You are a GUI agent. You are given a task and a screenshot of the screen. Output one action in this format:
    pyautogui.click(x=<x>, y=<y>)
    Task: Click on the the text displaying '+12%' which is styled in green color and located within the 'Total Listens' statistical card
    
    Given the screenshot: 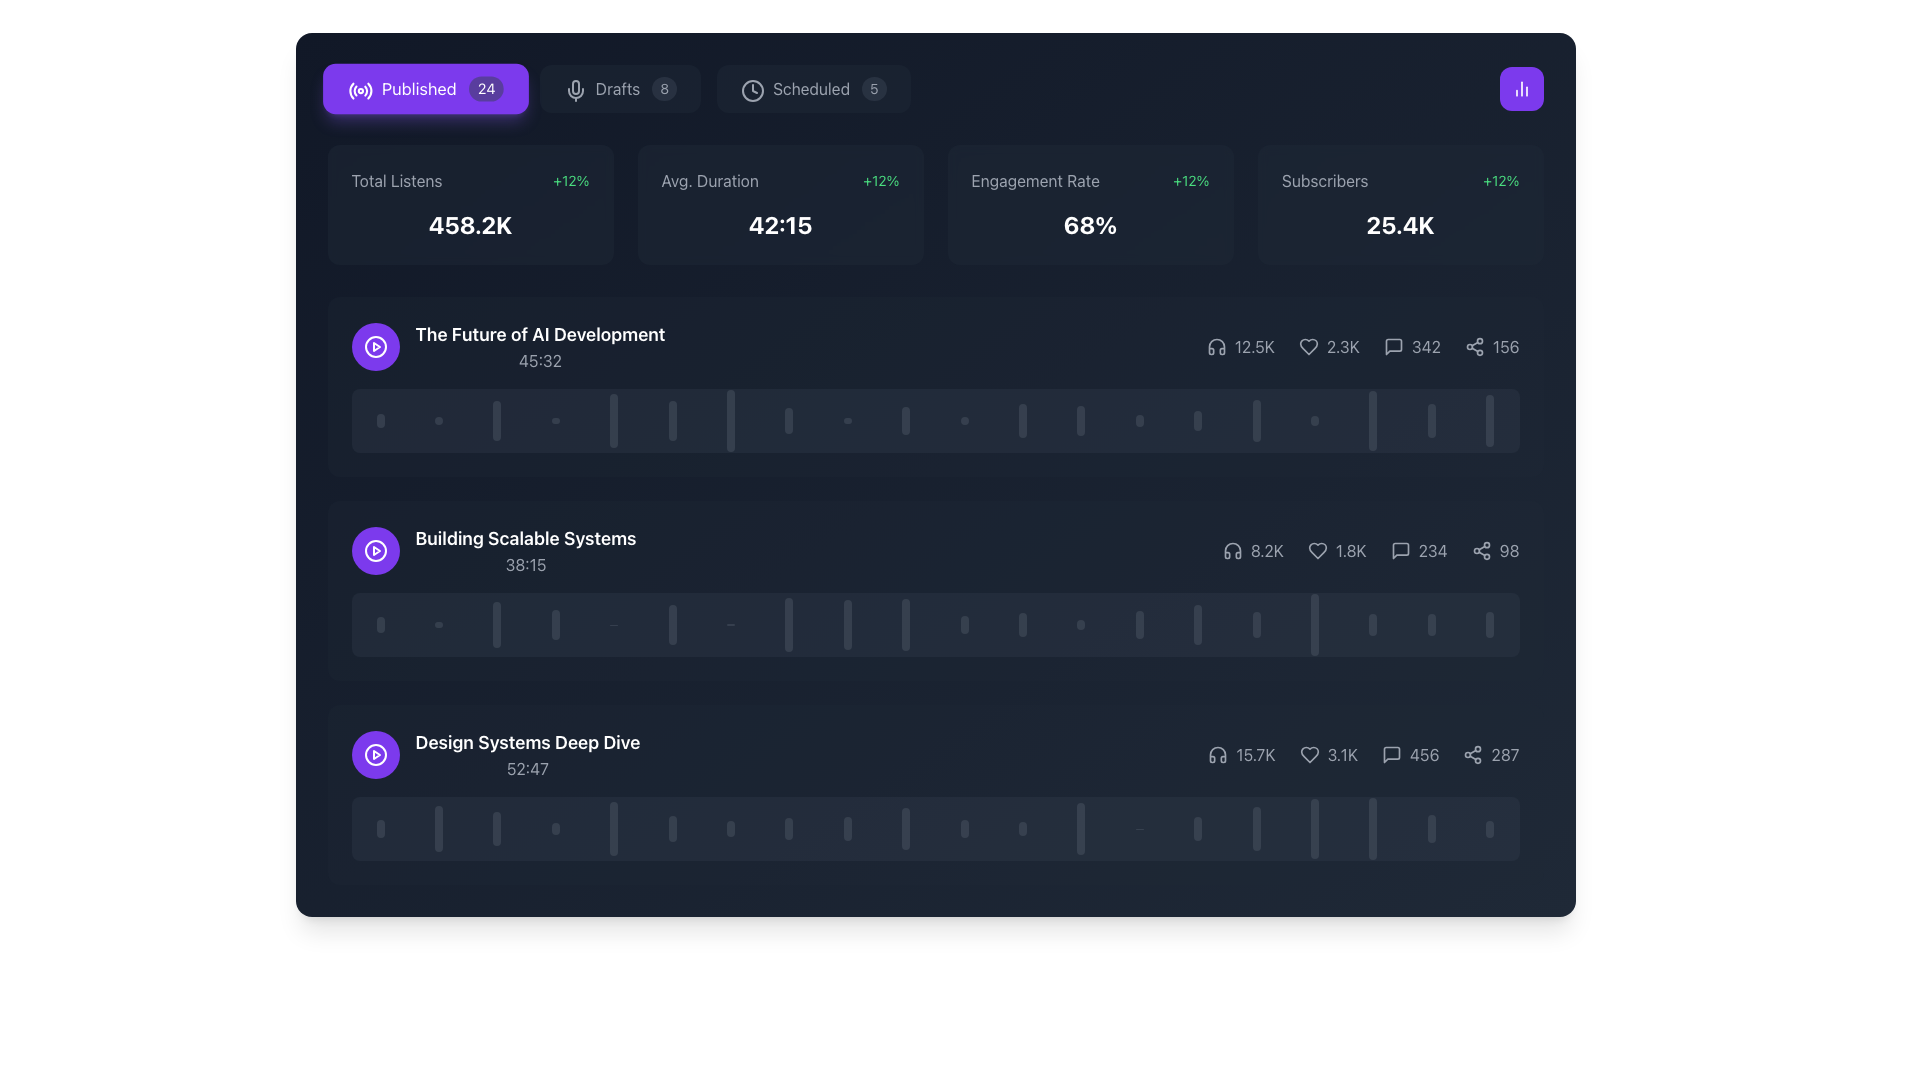 What is the action you would take?
    pyautogui.click(x=570, y=181)
    